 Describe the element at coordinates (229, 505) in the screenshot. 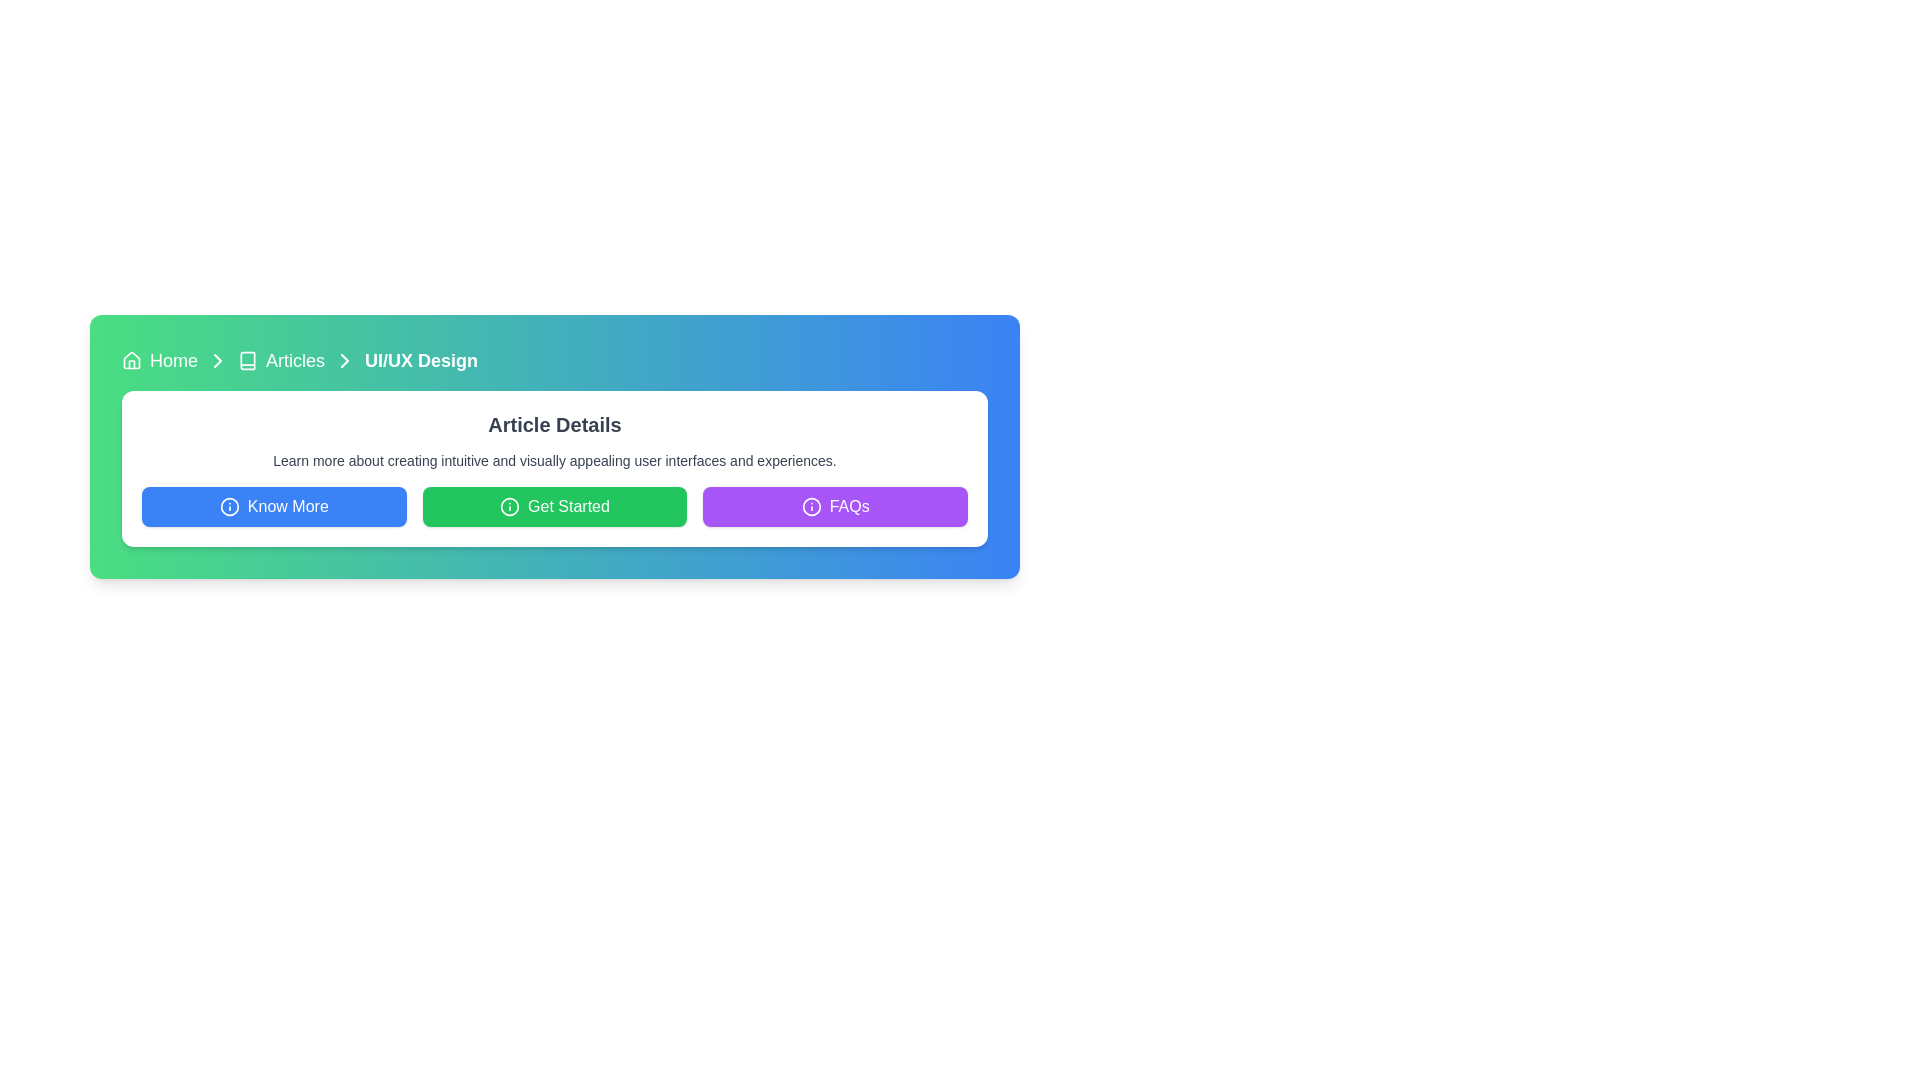

I see `the 'Know More' button, which is located at the bottom of the 'Article Details' section and has an icon representing additional information` at that location.